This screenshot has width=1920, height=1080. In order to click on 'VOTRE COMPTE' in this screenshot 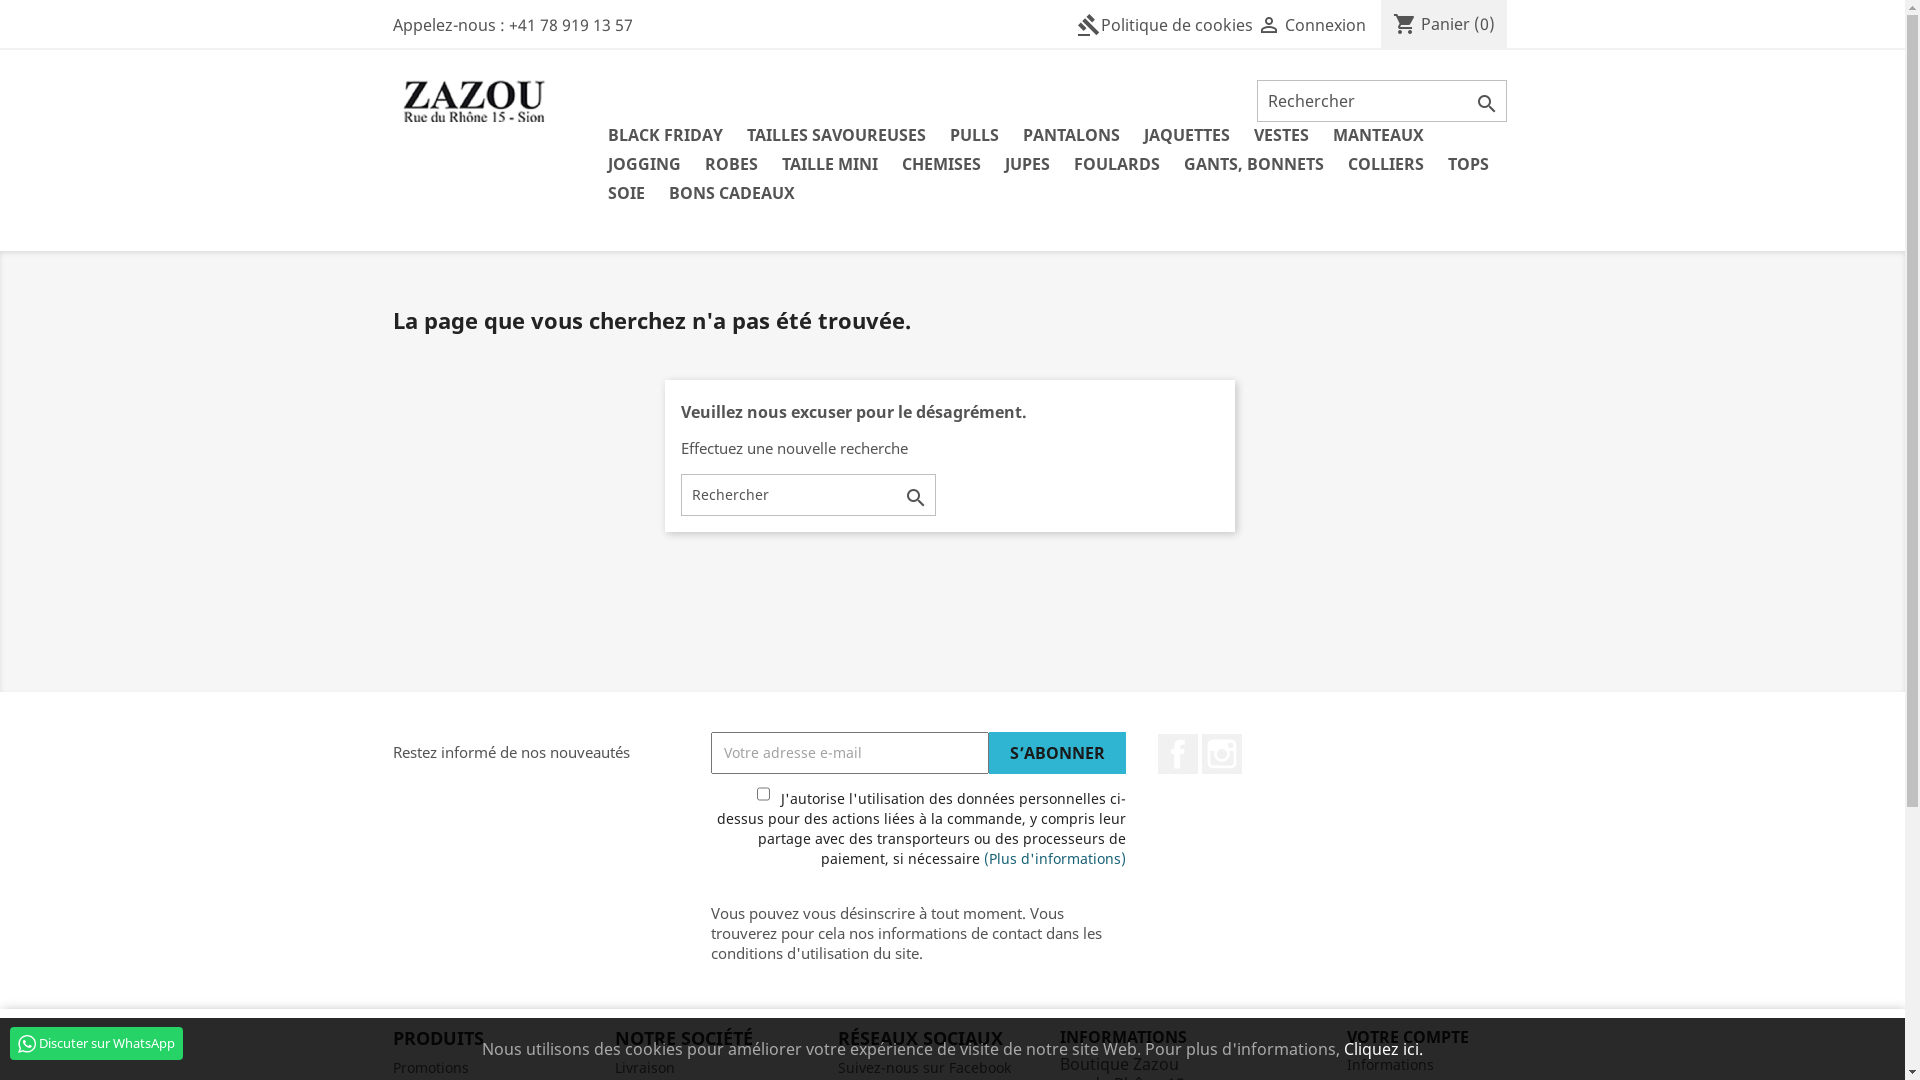, I will do `click(1347, 1036)`.